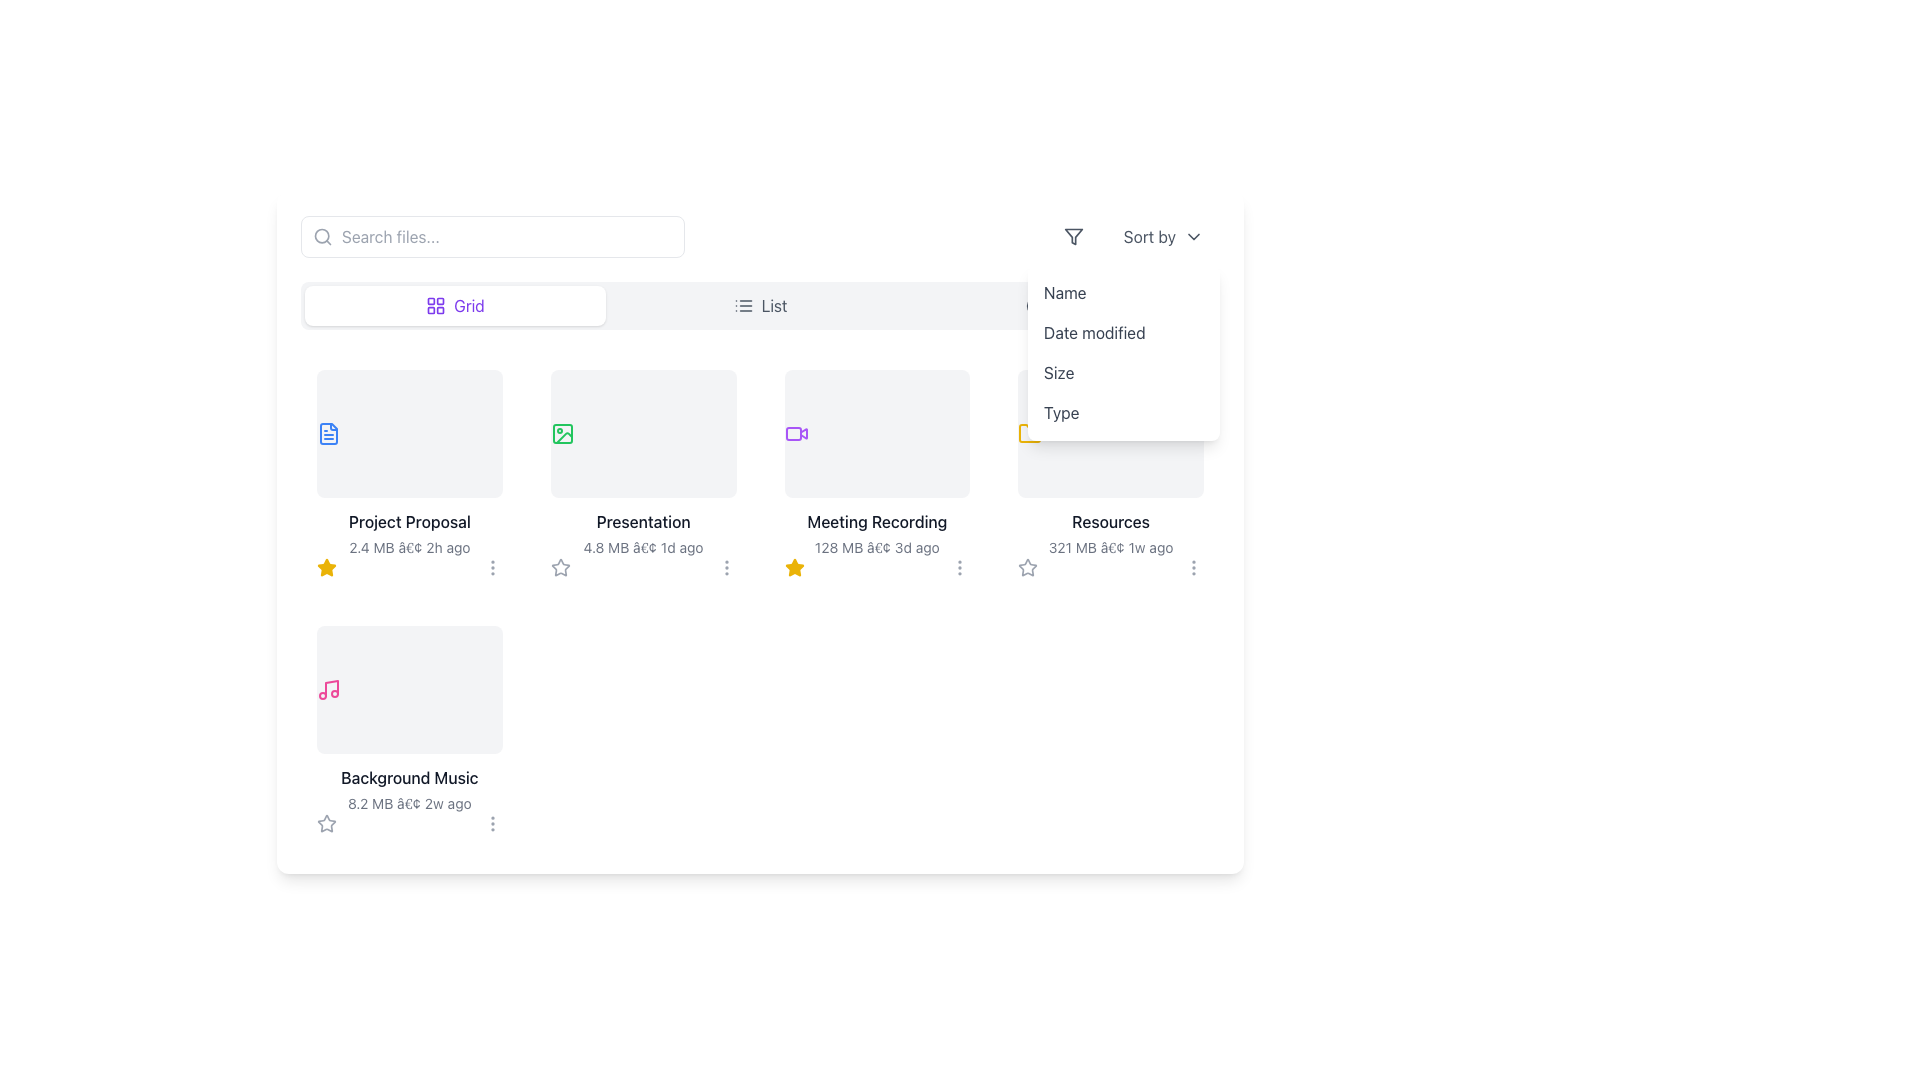 This screenshot has width=1920, height=1080. Describe the element at coordinates (492, 824) in the screenshot. I see `the vertical ellipsis icon, which consists of three small circular dots arranged vertically, located in the bottom right of the 'Background Music' section` at that location.